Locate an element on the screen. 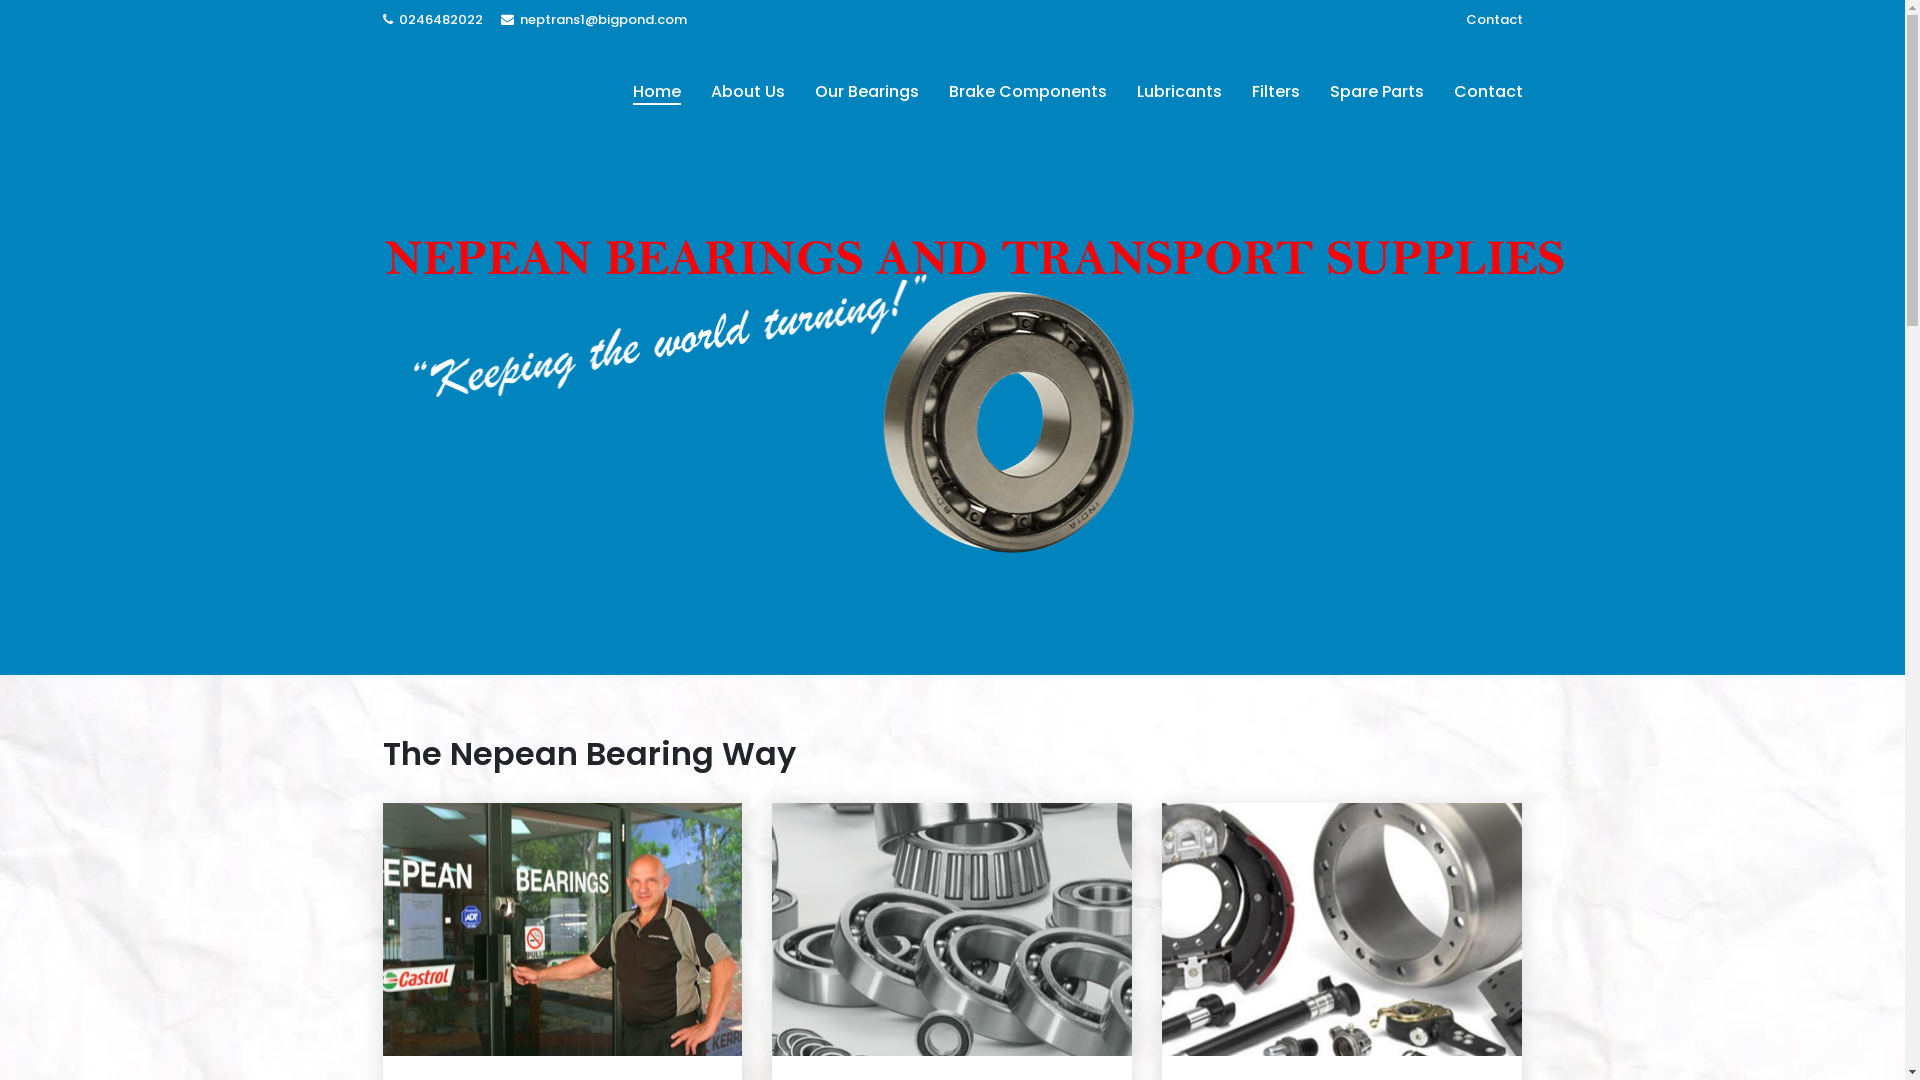 The height and width of the screenshot is (1080, 1920). 'Spare Parts' is located at coordinates (1314, 92).